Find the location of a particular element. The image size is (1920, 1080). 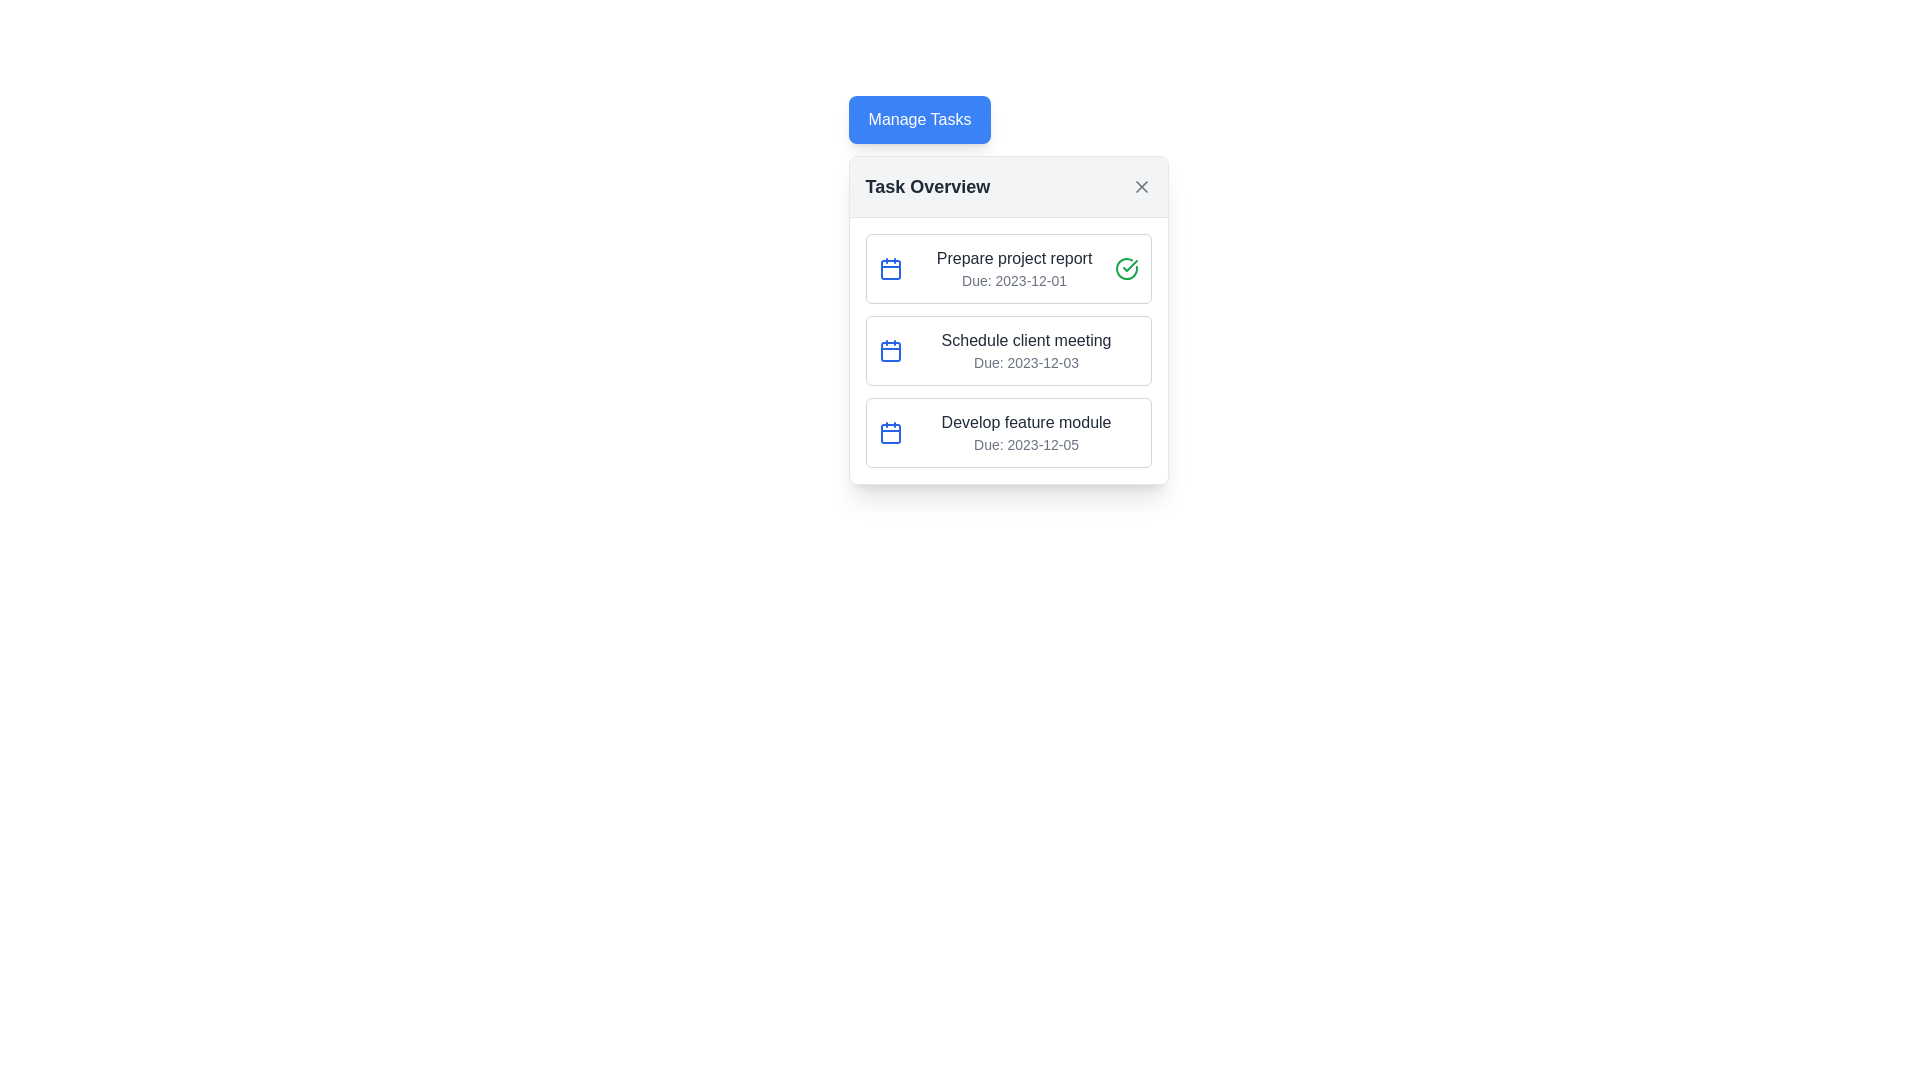

the due date text element associated with the task 'Prepare project report' located in the 'Task Overview' panel is located at coordinates (1014, 281).